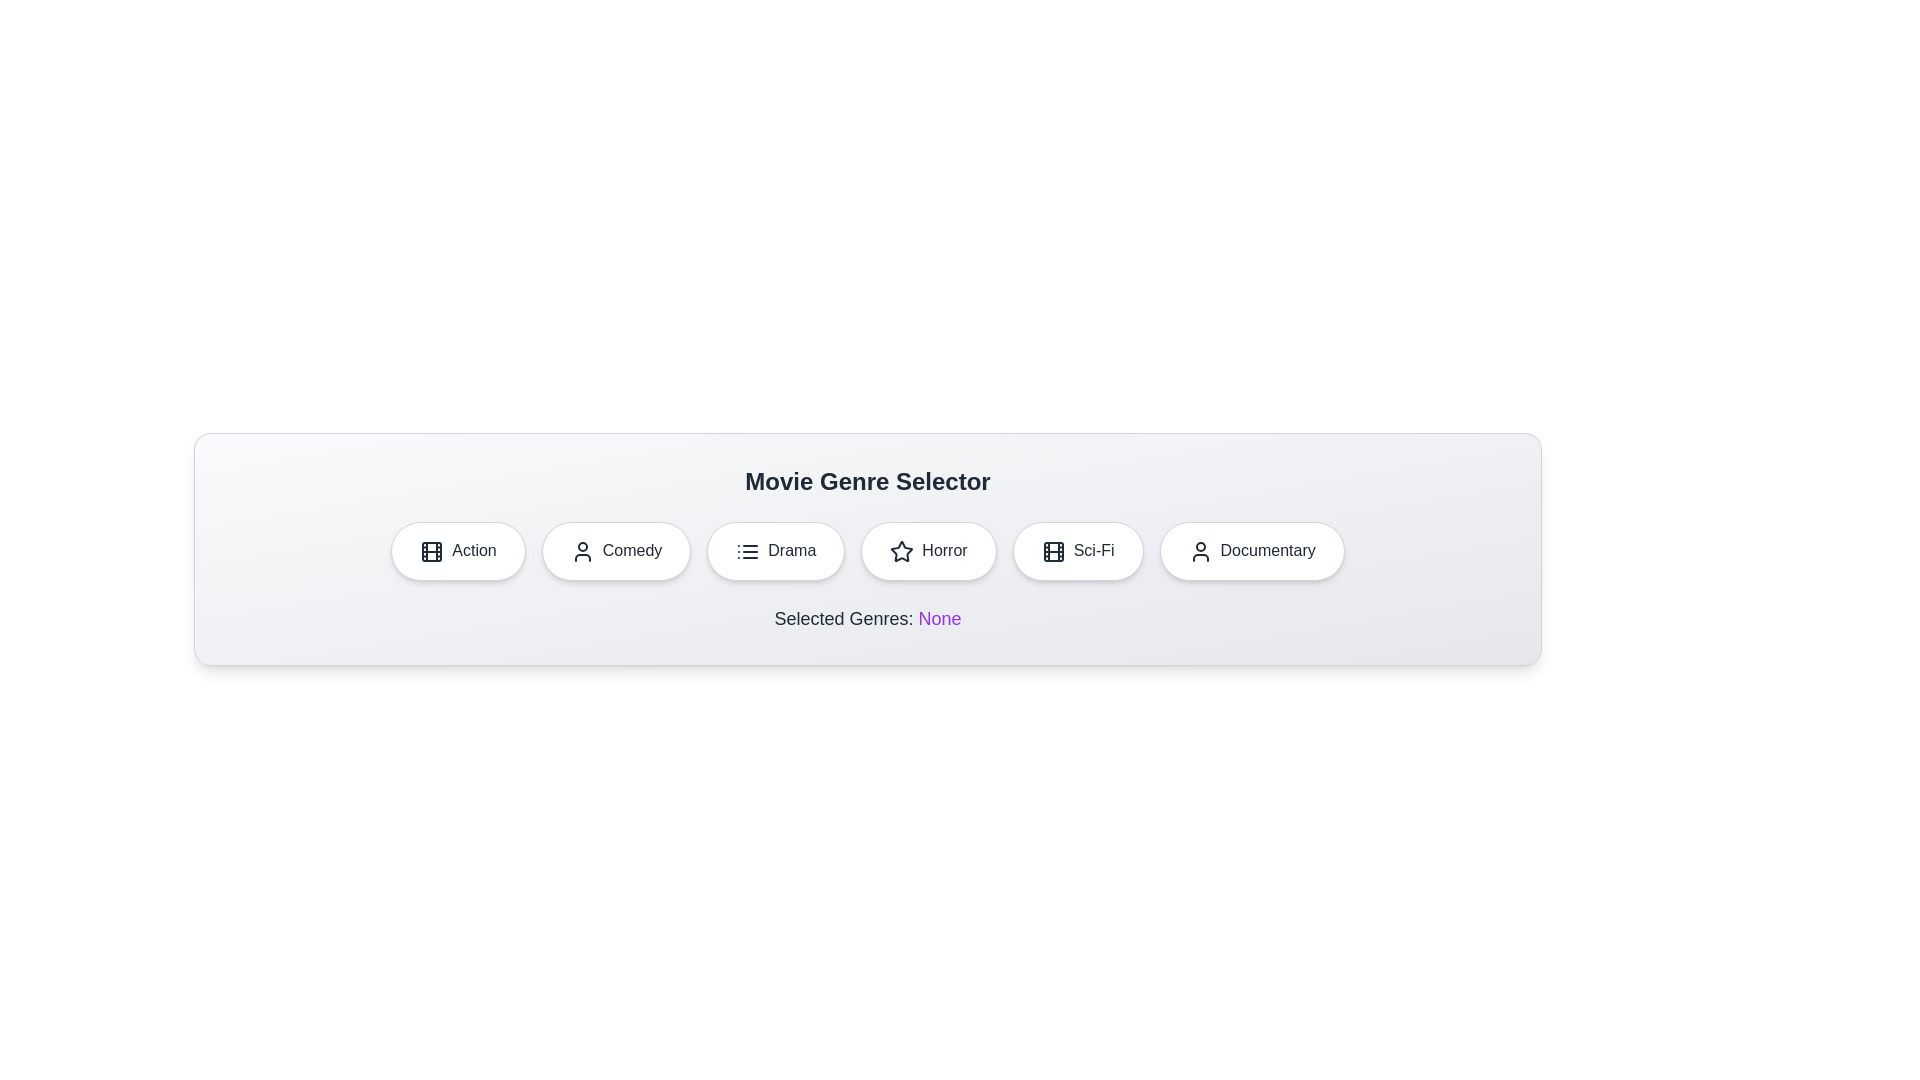  I want to click on the Action genre icon located on the leftmost side of its group, adjacent to the text label 'Action', so click(431, 551).